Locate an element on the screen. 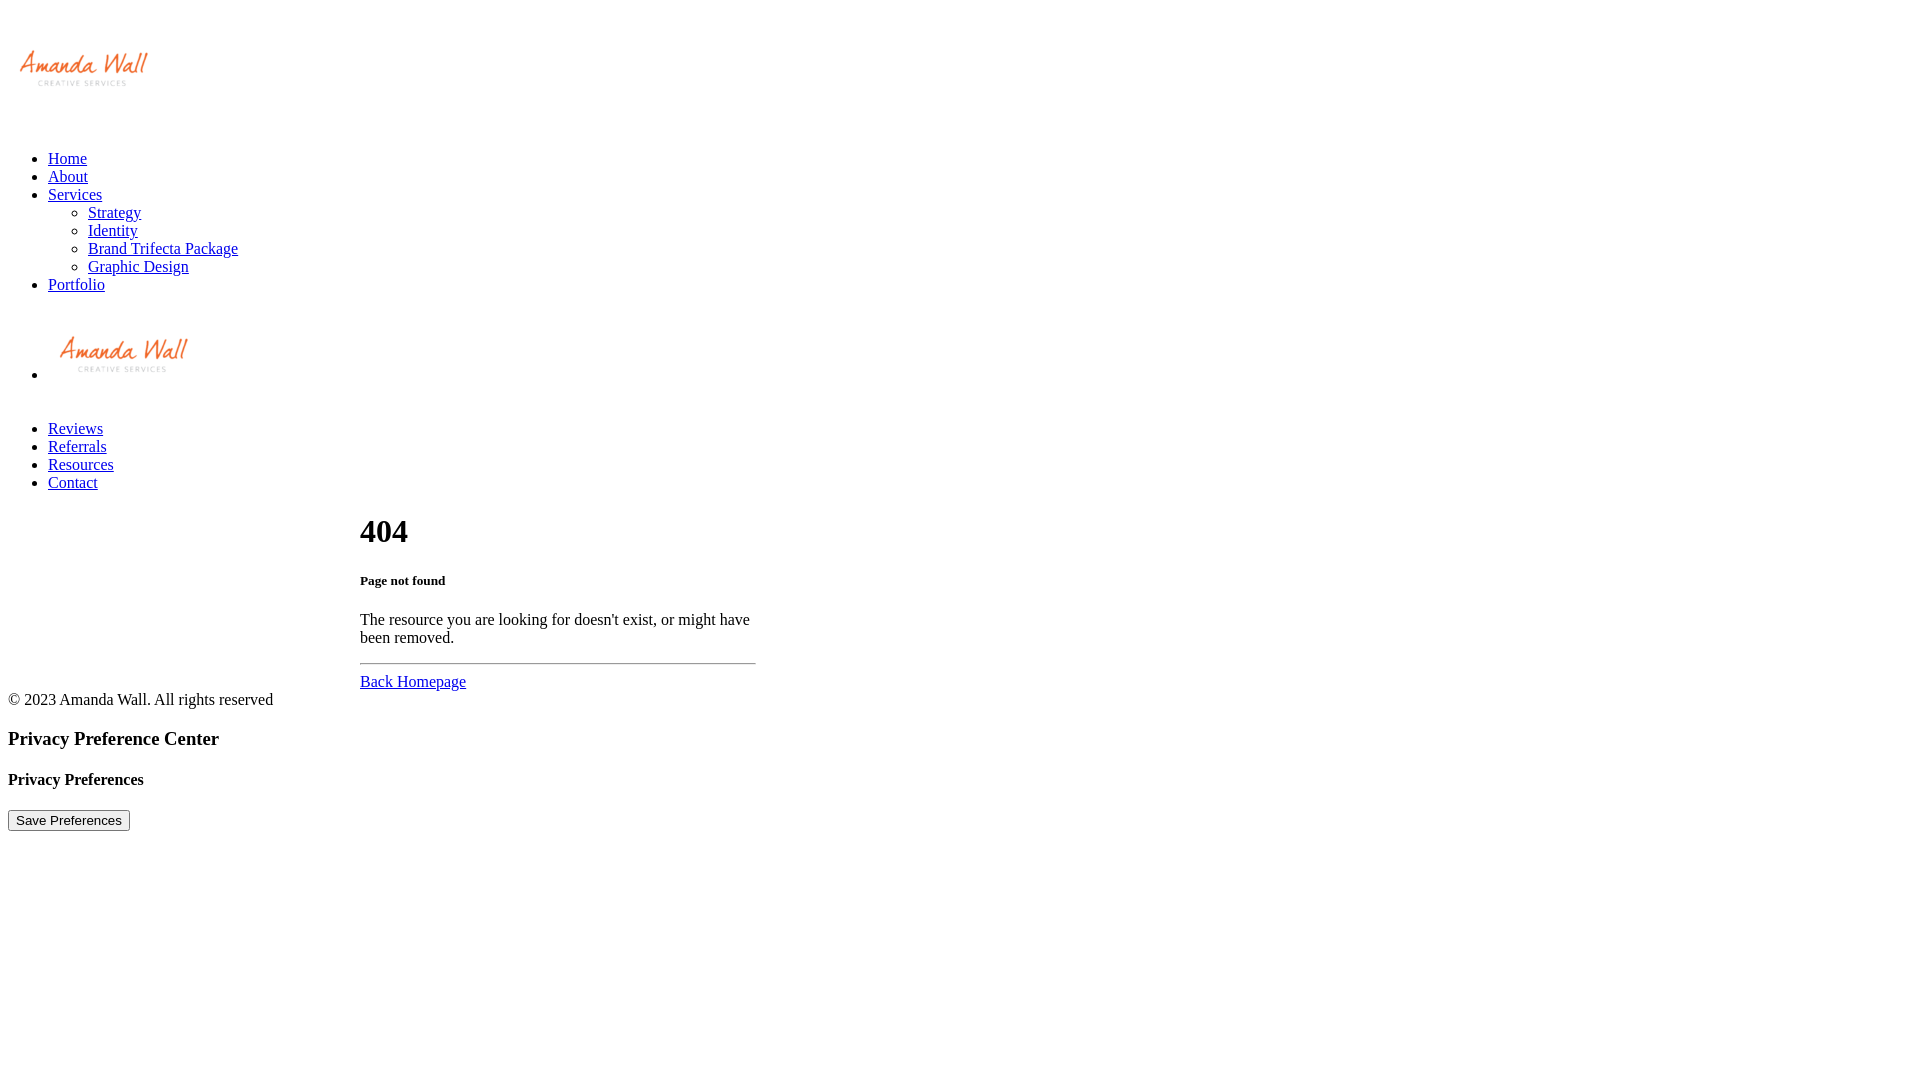 The image size is (1920, 1080). 'Brand Trifecta Package' is located at coordinates (163, 247).